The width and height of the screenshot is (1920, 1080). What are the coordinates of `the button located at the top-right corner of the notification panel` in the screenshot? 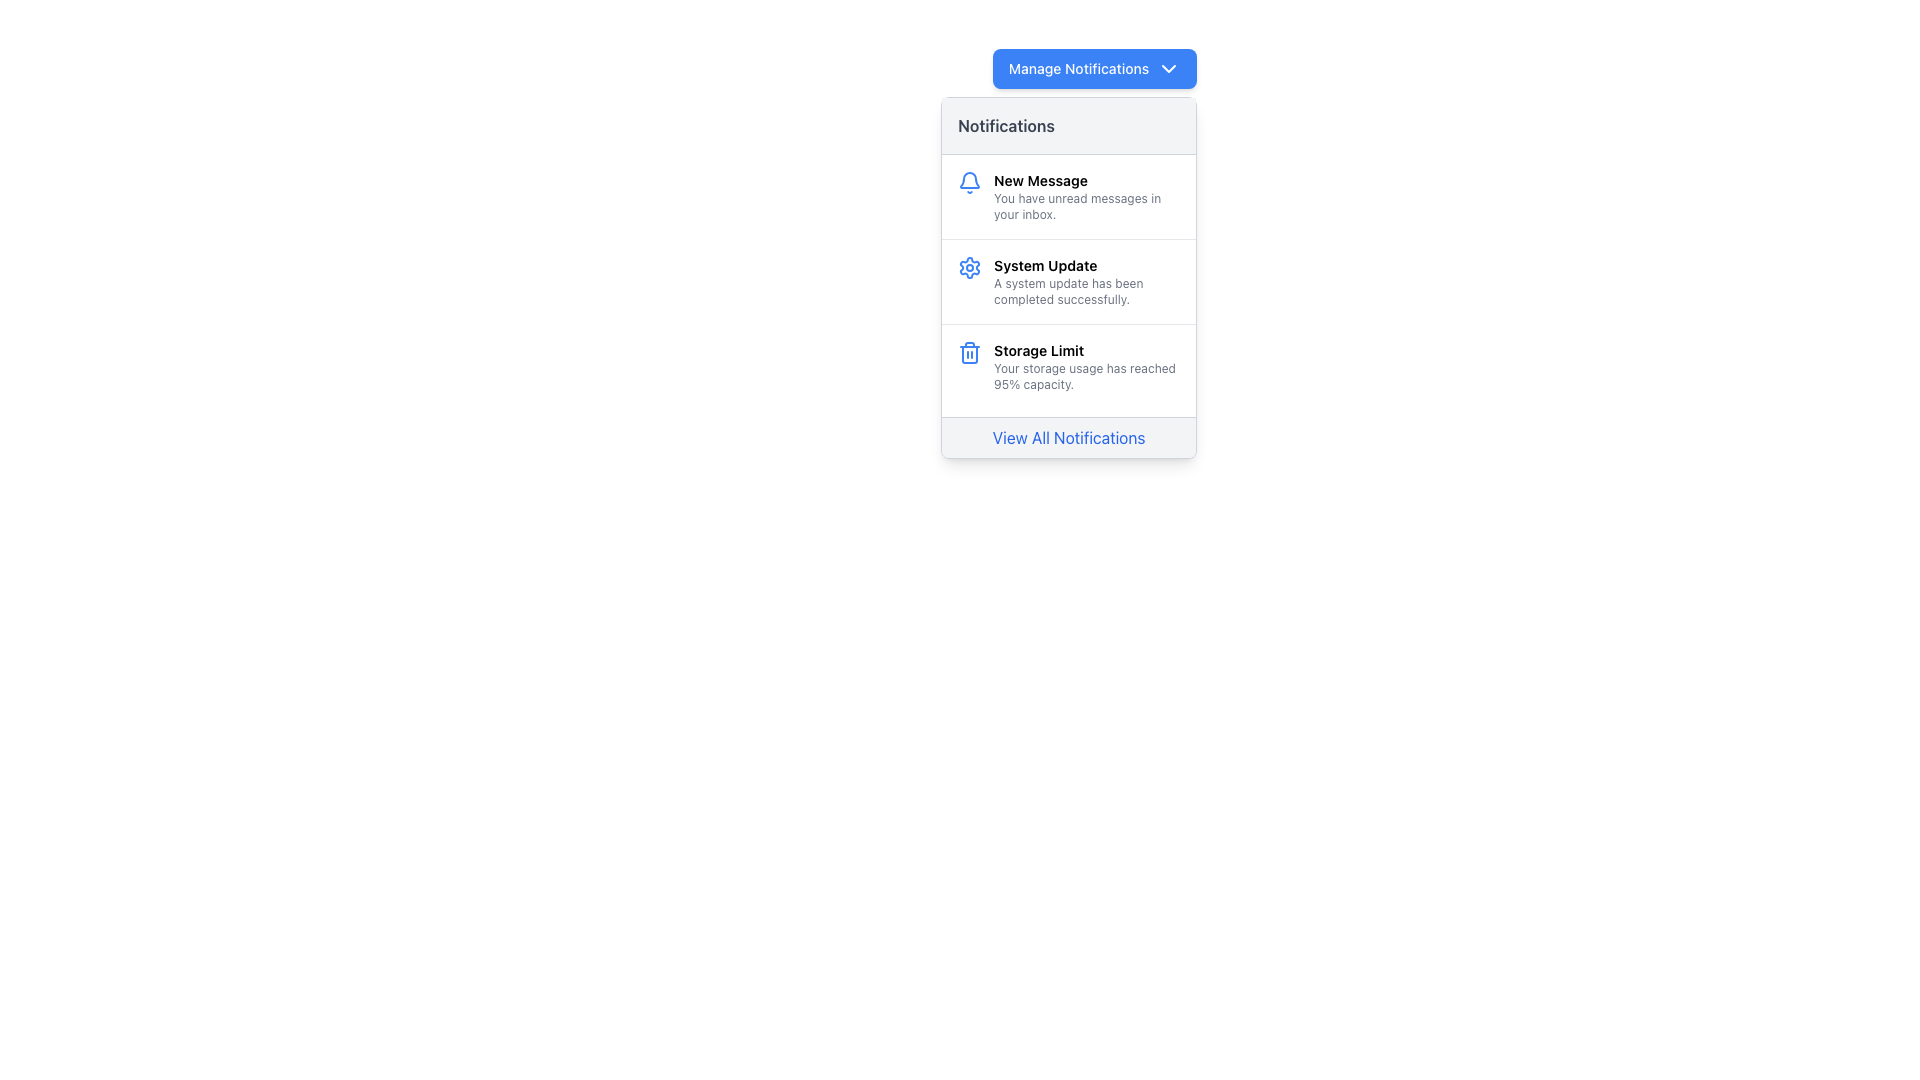 It's located at (1093, 68).